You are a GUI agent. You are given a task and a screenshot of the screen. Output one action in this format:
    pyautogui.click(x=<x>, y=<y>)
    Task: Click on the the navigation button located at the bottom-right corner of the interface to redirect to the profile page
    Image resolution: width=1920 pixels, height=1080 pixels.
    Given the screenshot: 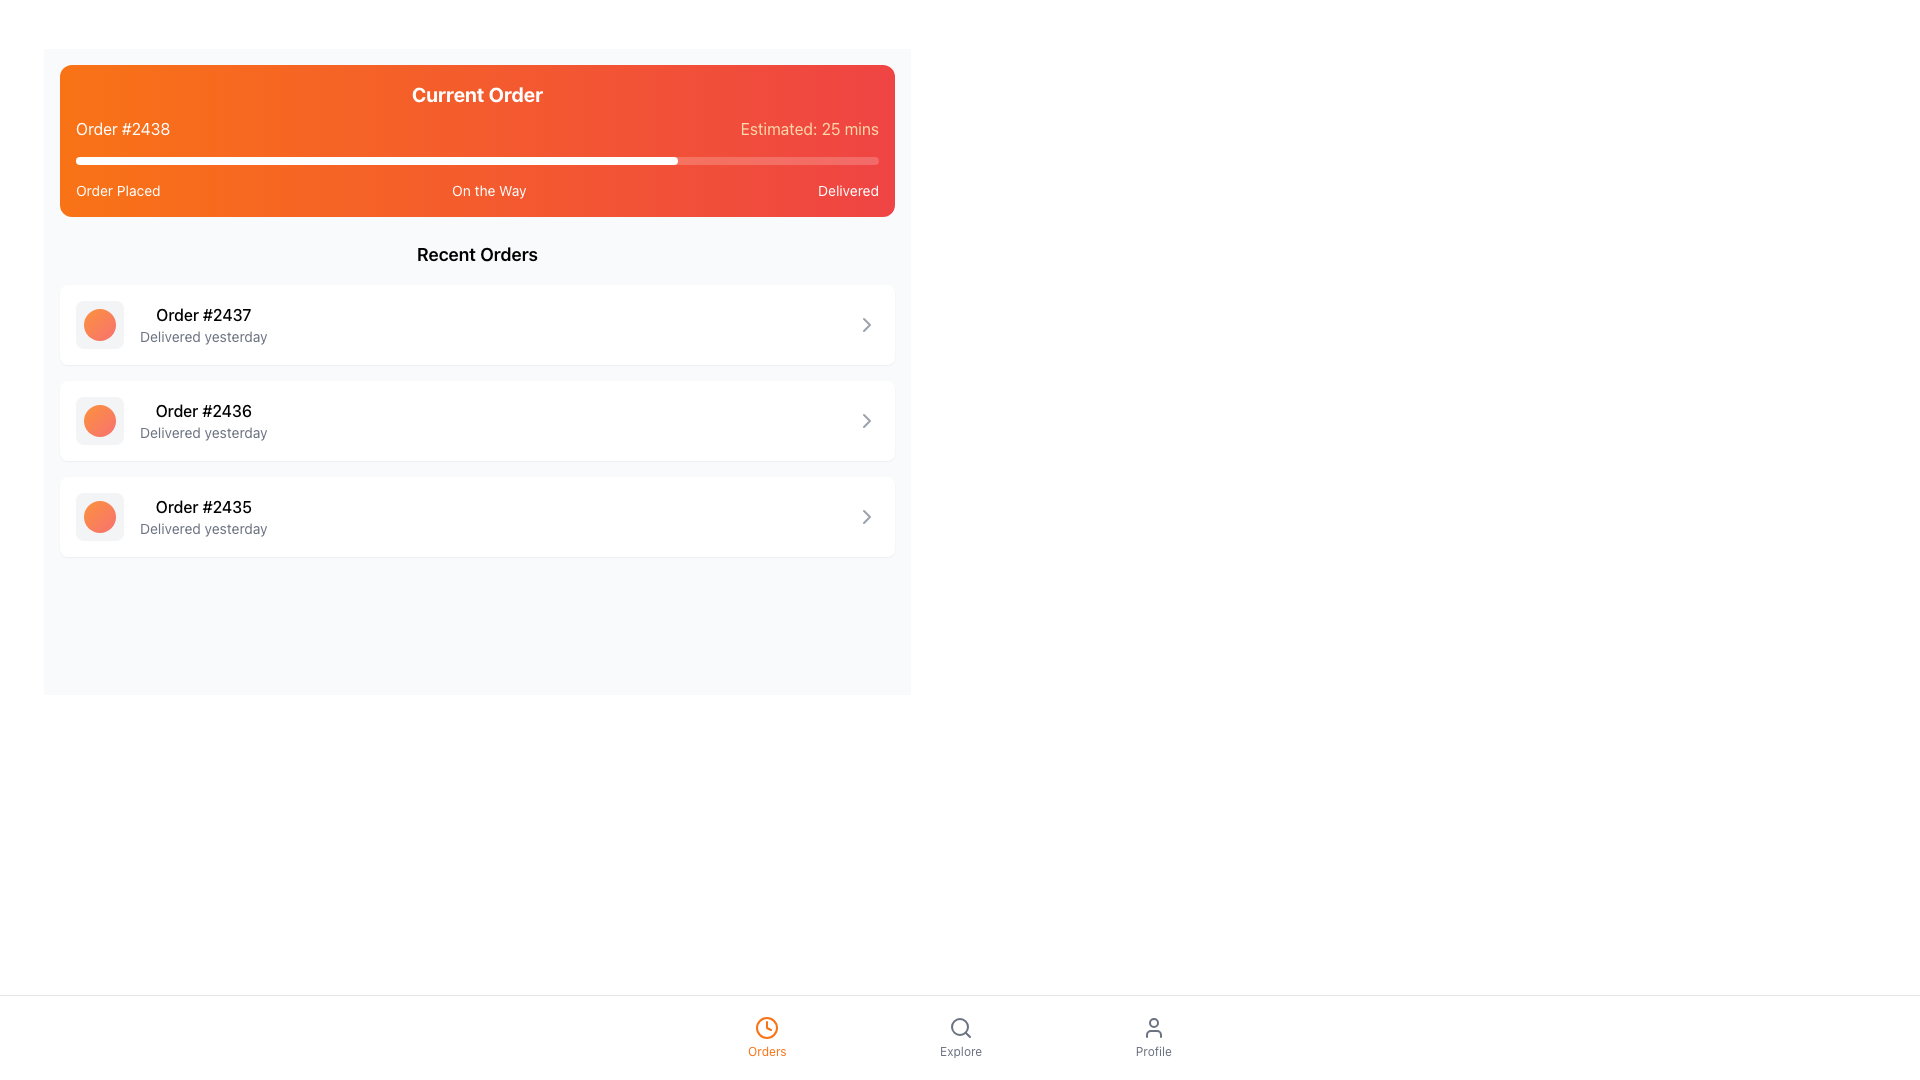 What is the action you would take?
    pyautogui.click(x=1153, y=1036)
    